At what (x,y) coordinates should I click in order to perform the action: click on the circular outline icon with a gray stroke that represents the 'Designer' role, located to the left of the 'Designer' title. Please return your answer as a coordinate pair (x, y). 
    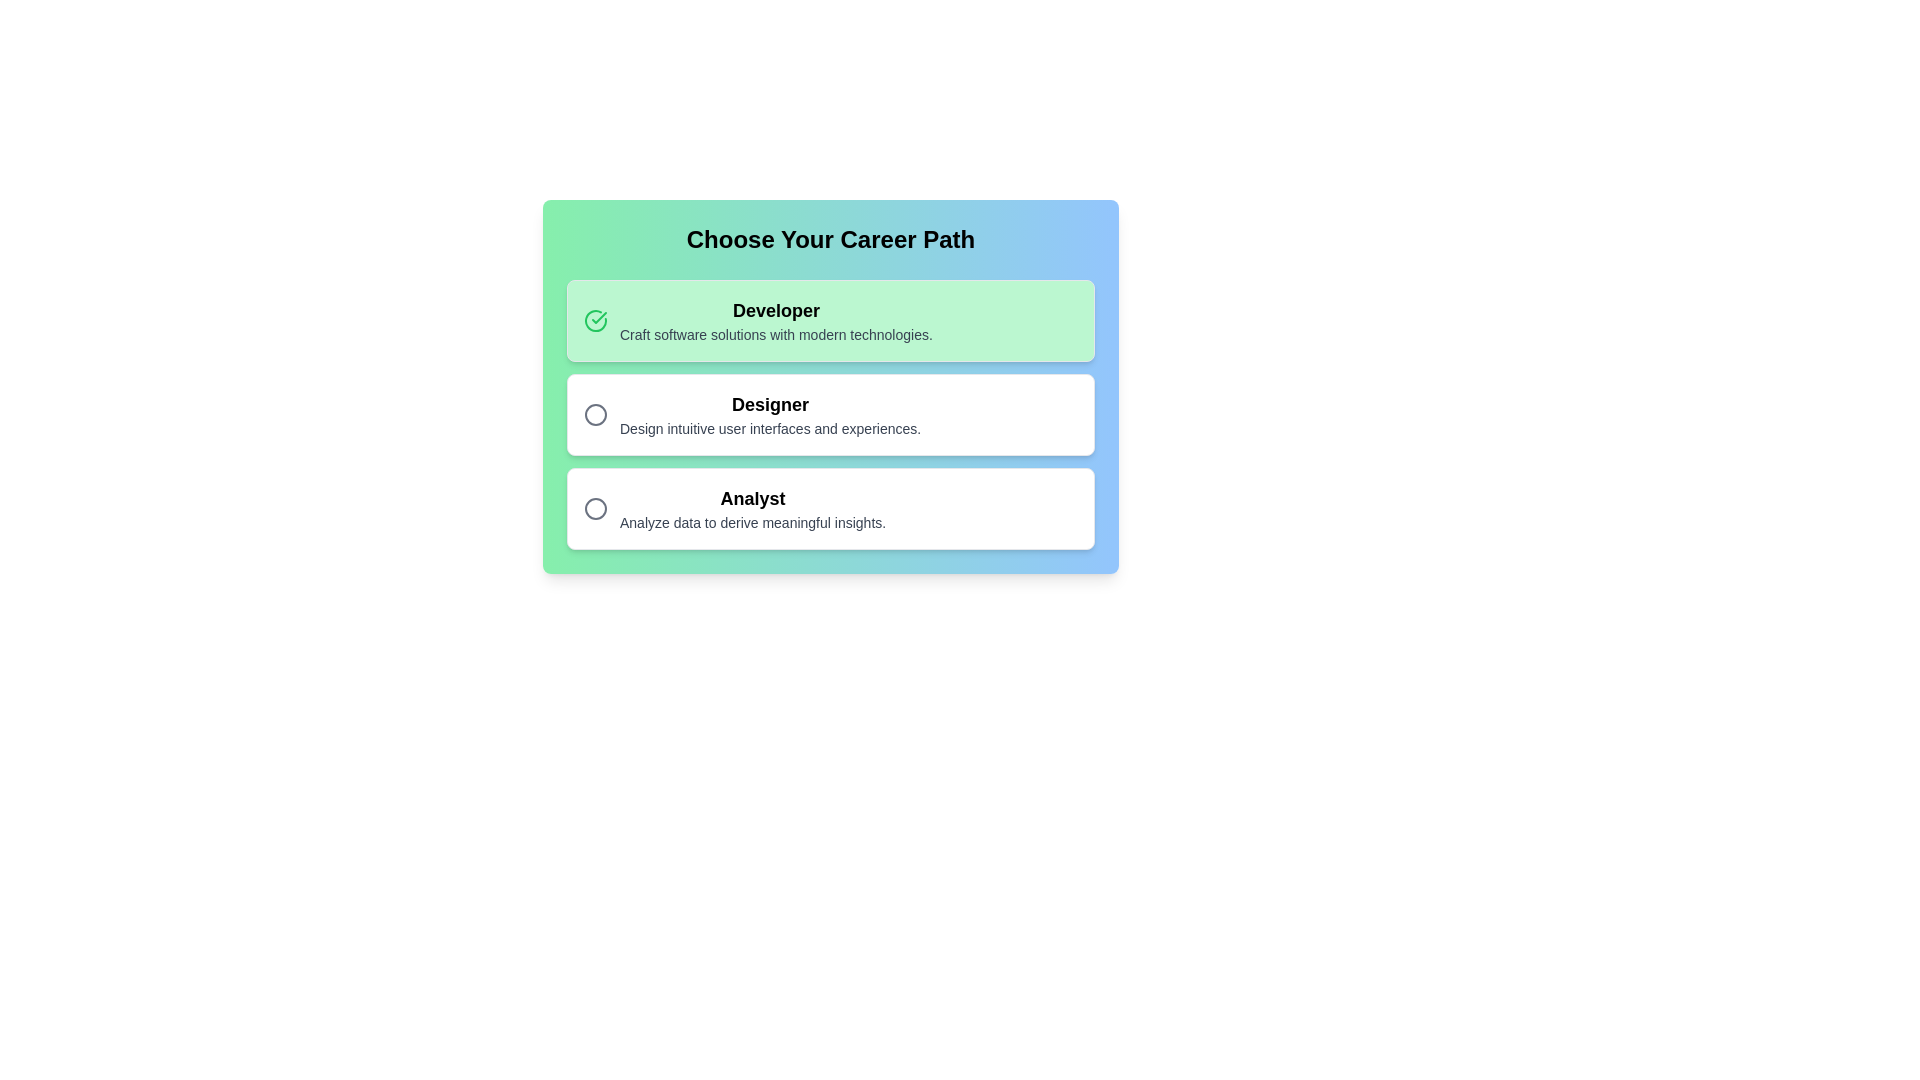
    Looking at the image, I should click on (594, 414).